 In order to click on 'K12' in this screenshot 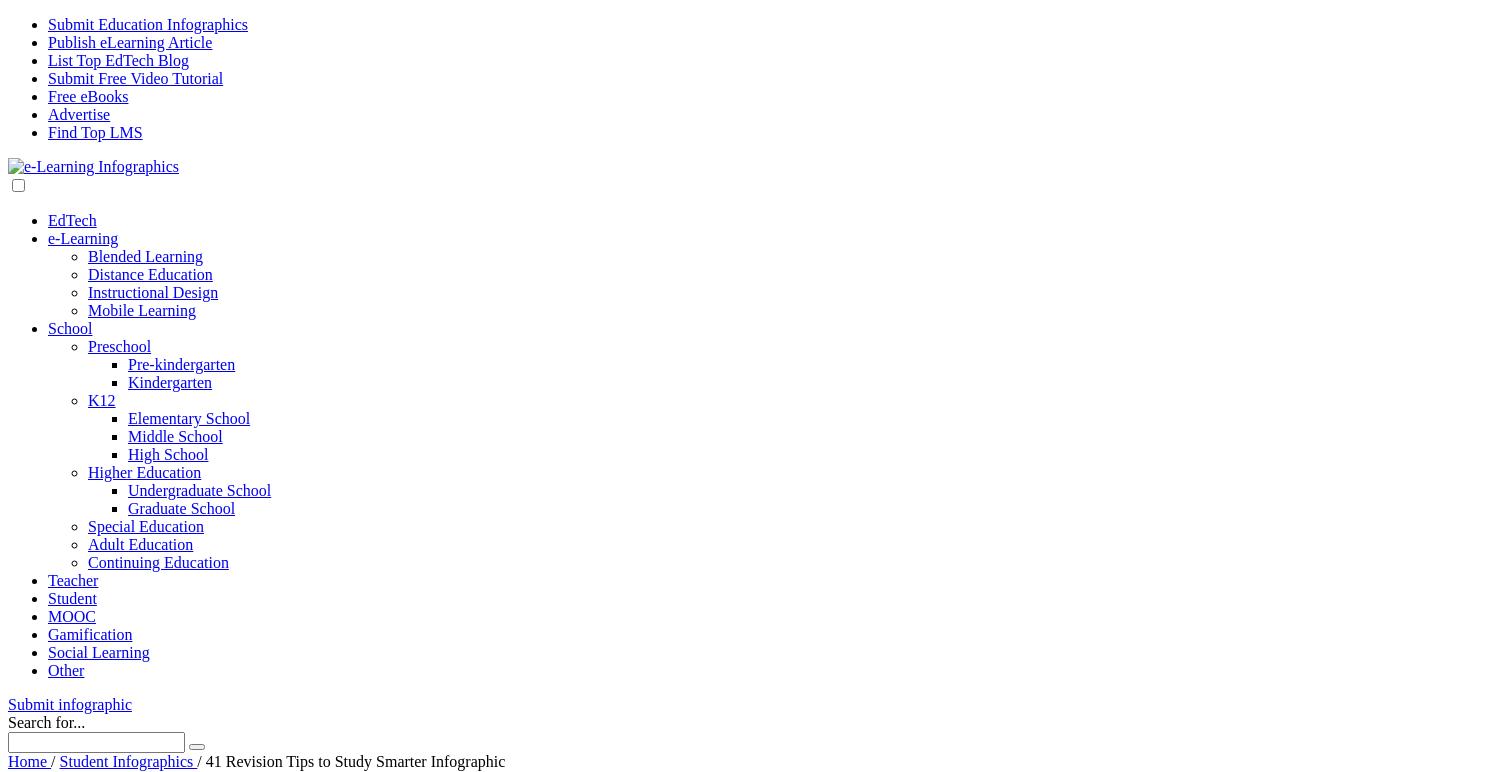, I will do `click(101, 400)`.